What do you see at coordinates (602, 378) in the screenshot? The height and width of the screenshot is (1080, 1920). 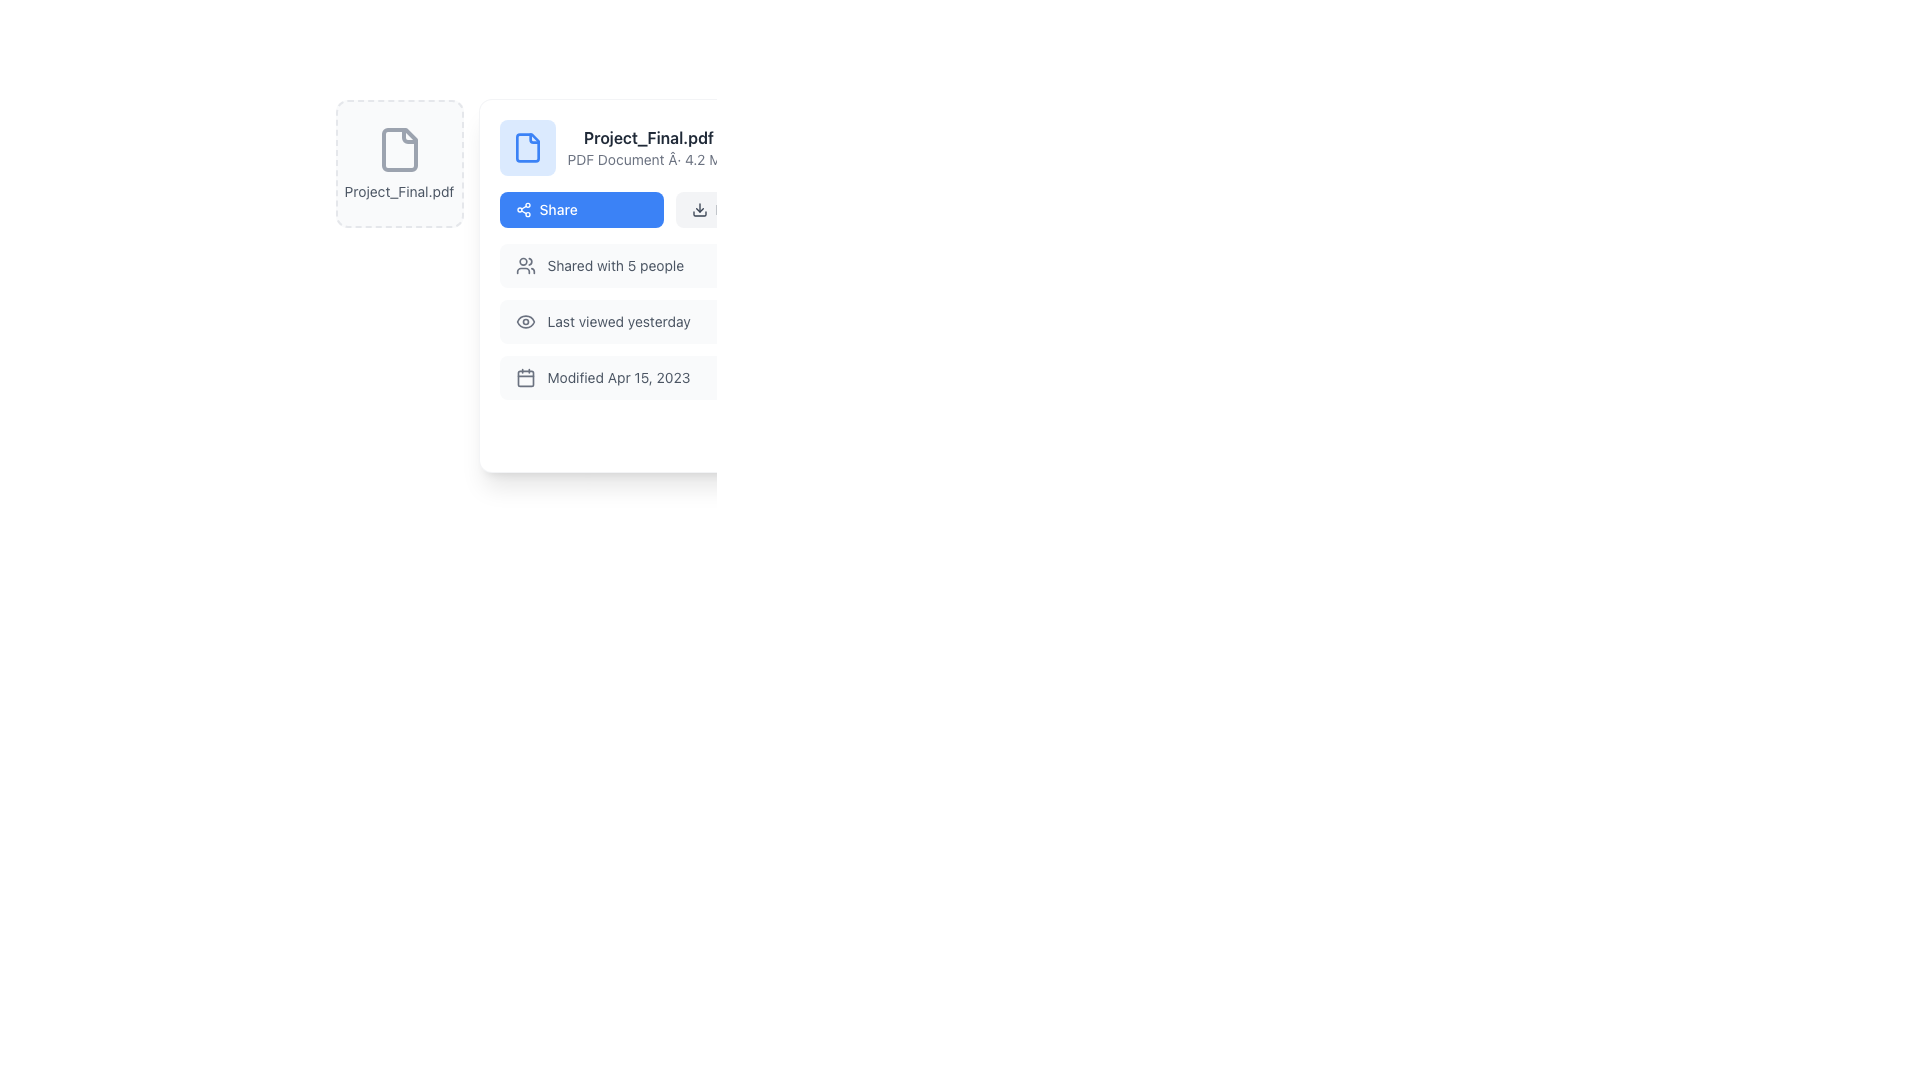 I see `last modification date text label located at the bottom-right portion of the card-like component, which displays when the file was last updated, with a calendar icon to the left` at bounding box center [602, 378].